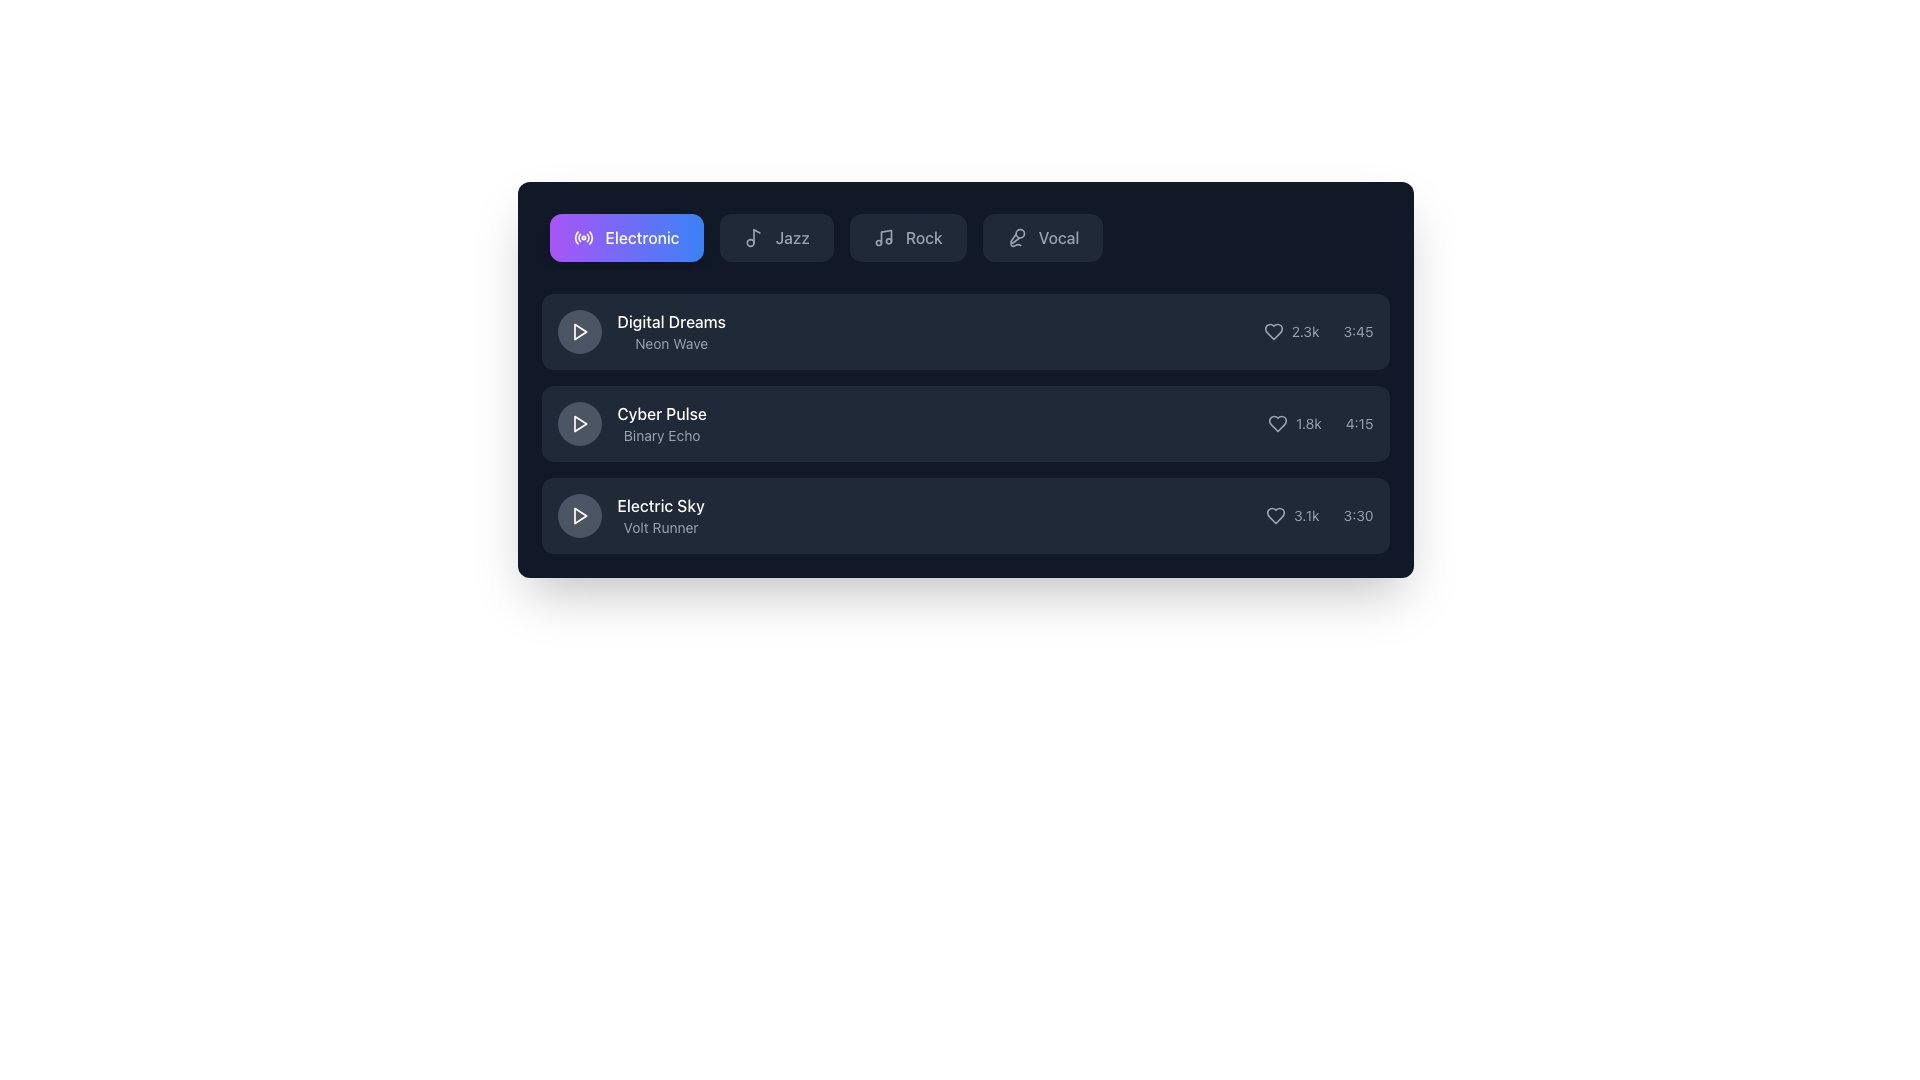  I want to click on the numeric display indicating the number of likes (1.8k) for the music track 'Cyber Pulse', which is located on the second row of the song list, to the right of the song title and left of the text '4:15', so click(1294, 423).